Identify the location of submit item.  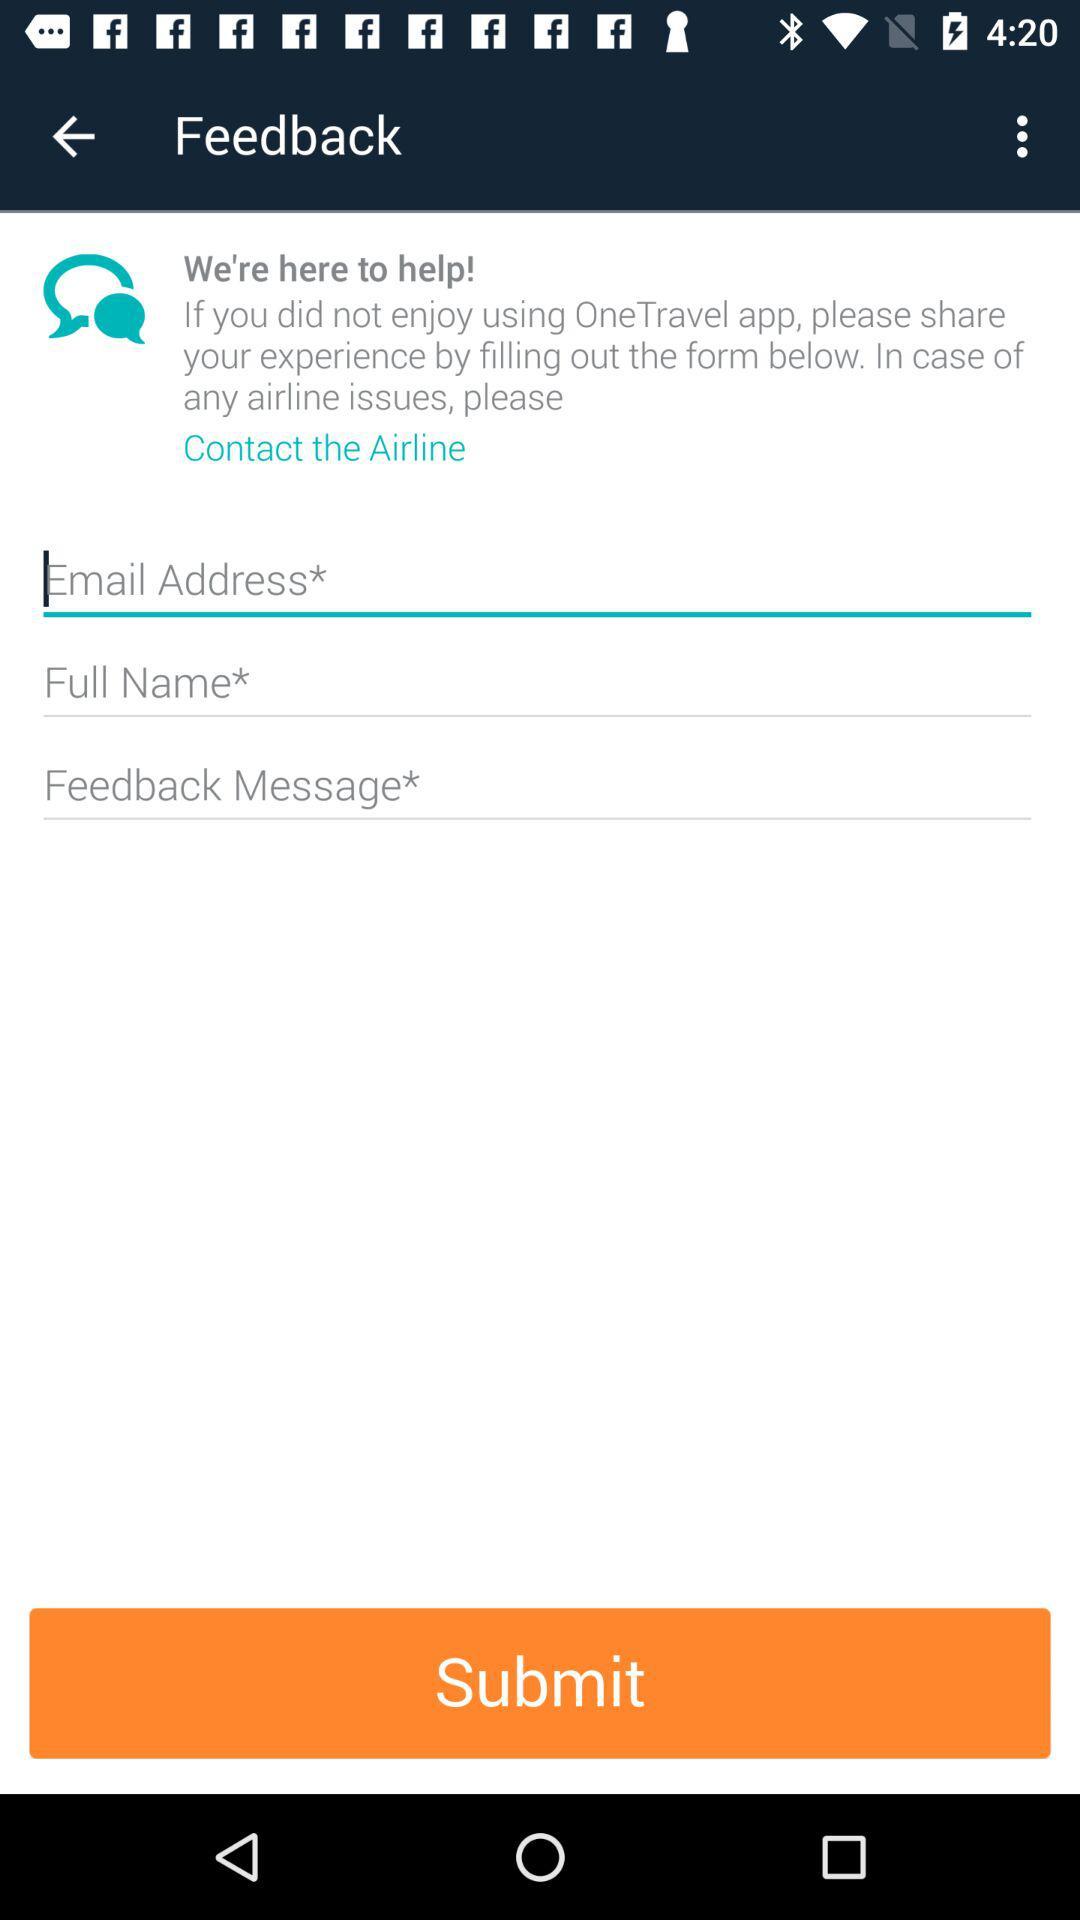
(540, 1682).